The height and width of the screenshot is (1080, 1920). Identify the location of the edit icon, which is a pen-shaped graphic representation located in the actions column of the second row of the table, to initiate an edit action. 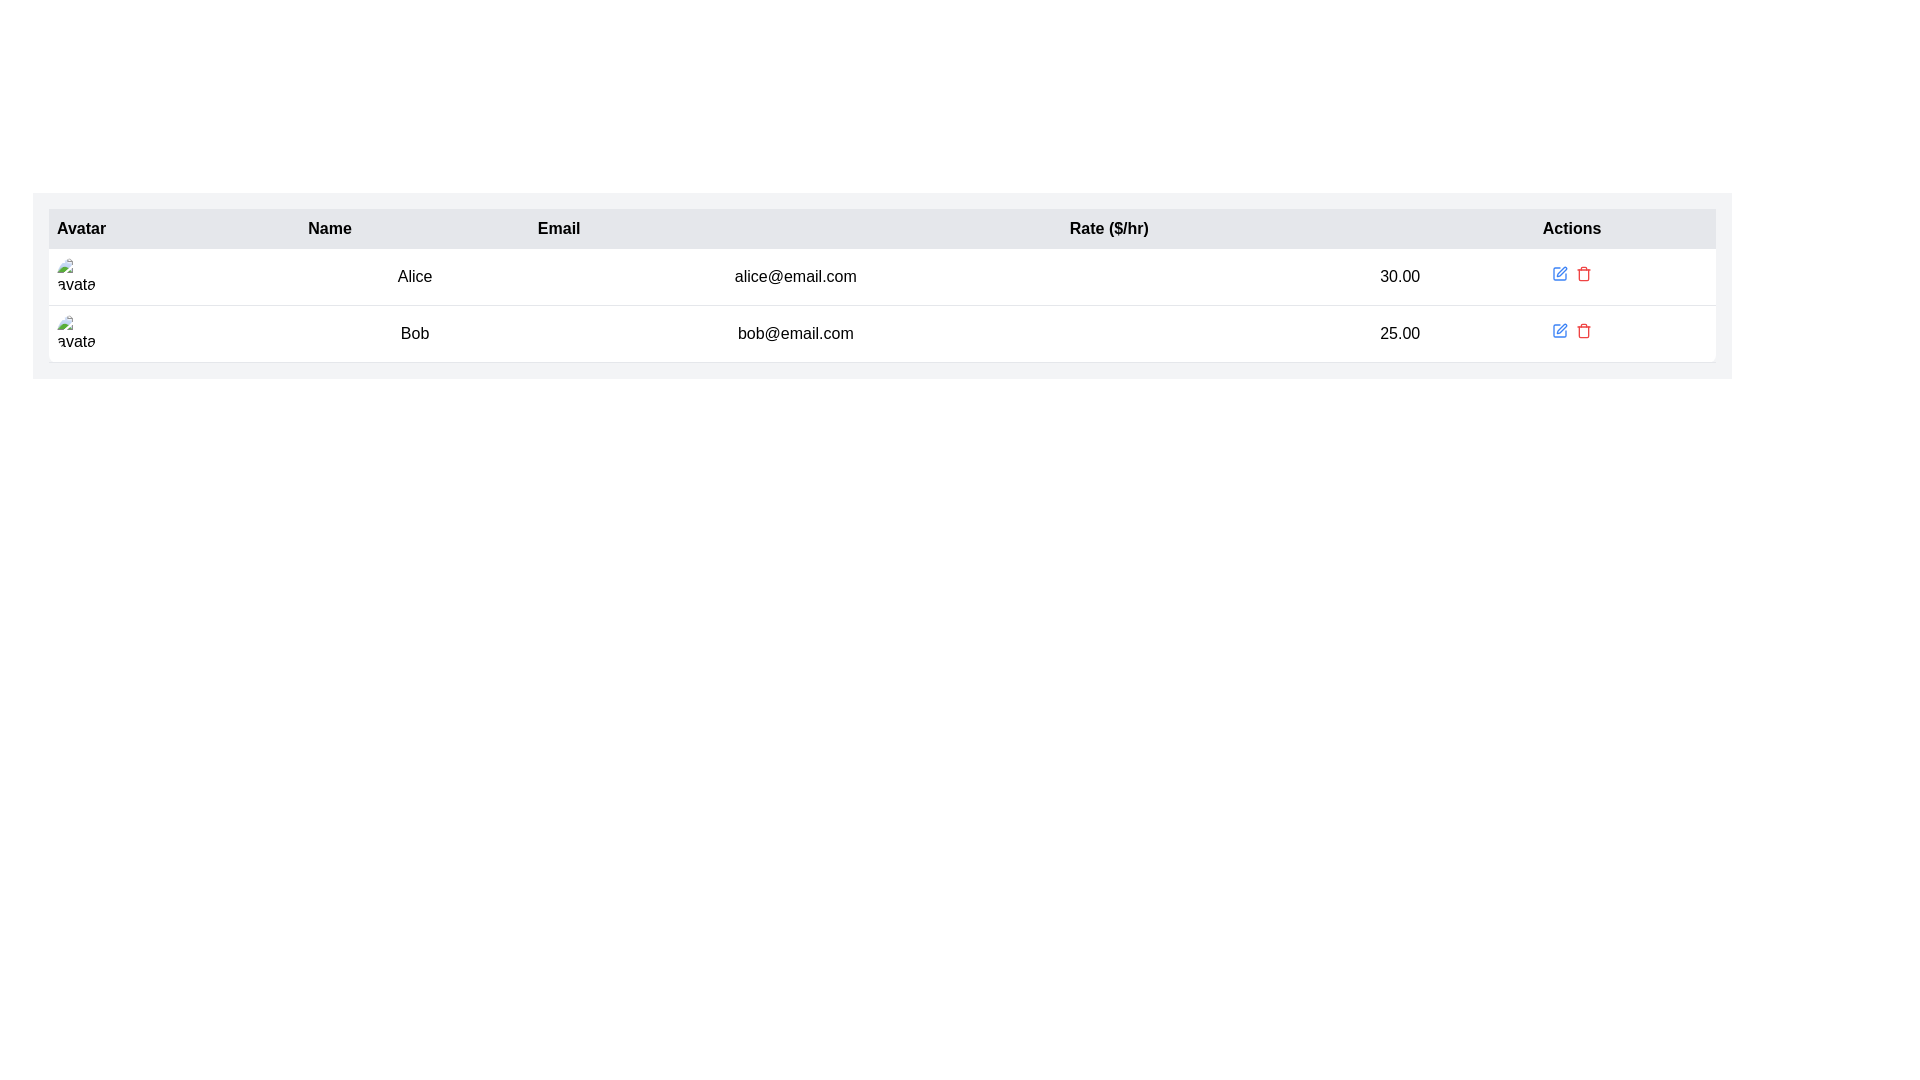
(1561, 327).